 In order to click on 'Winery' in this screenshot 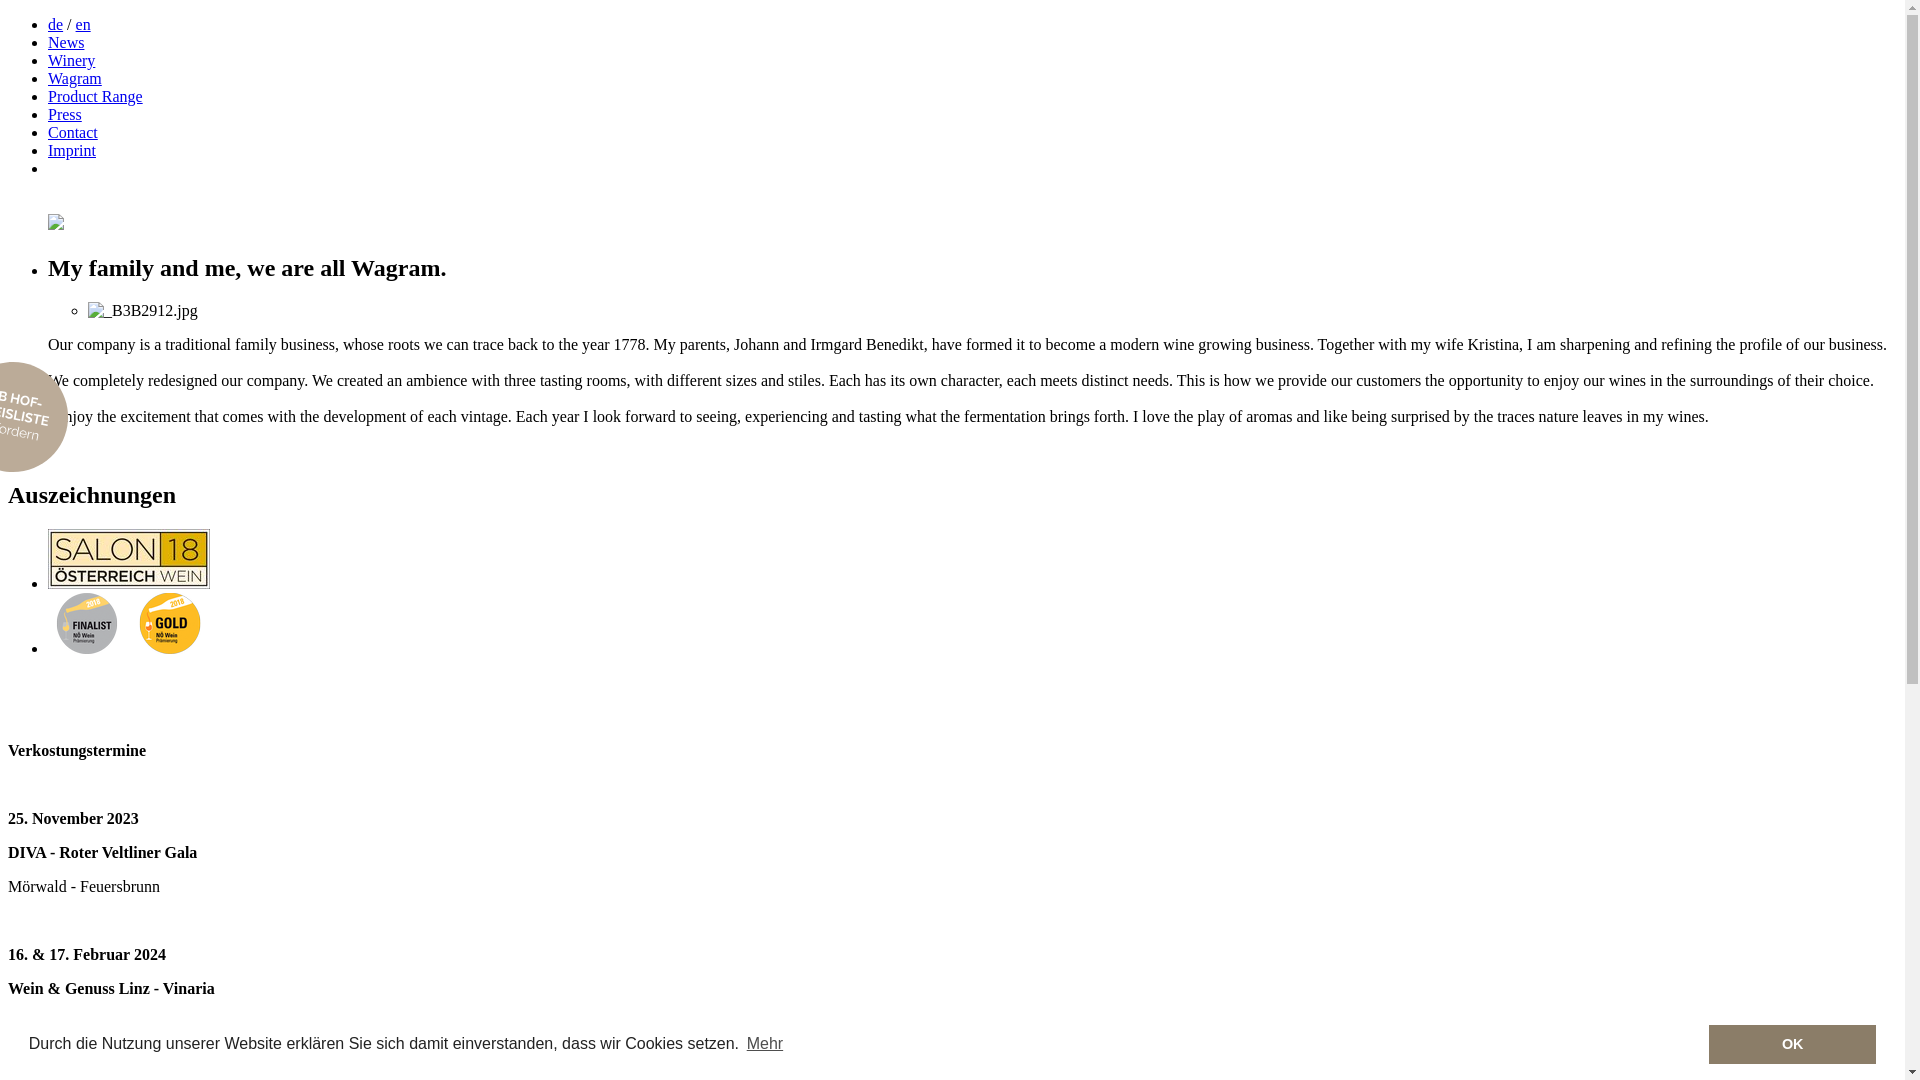, I will do `click(71, 59)`.